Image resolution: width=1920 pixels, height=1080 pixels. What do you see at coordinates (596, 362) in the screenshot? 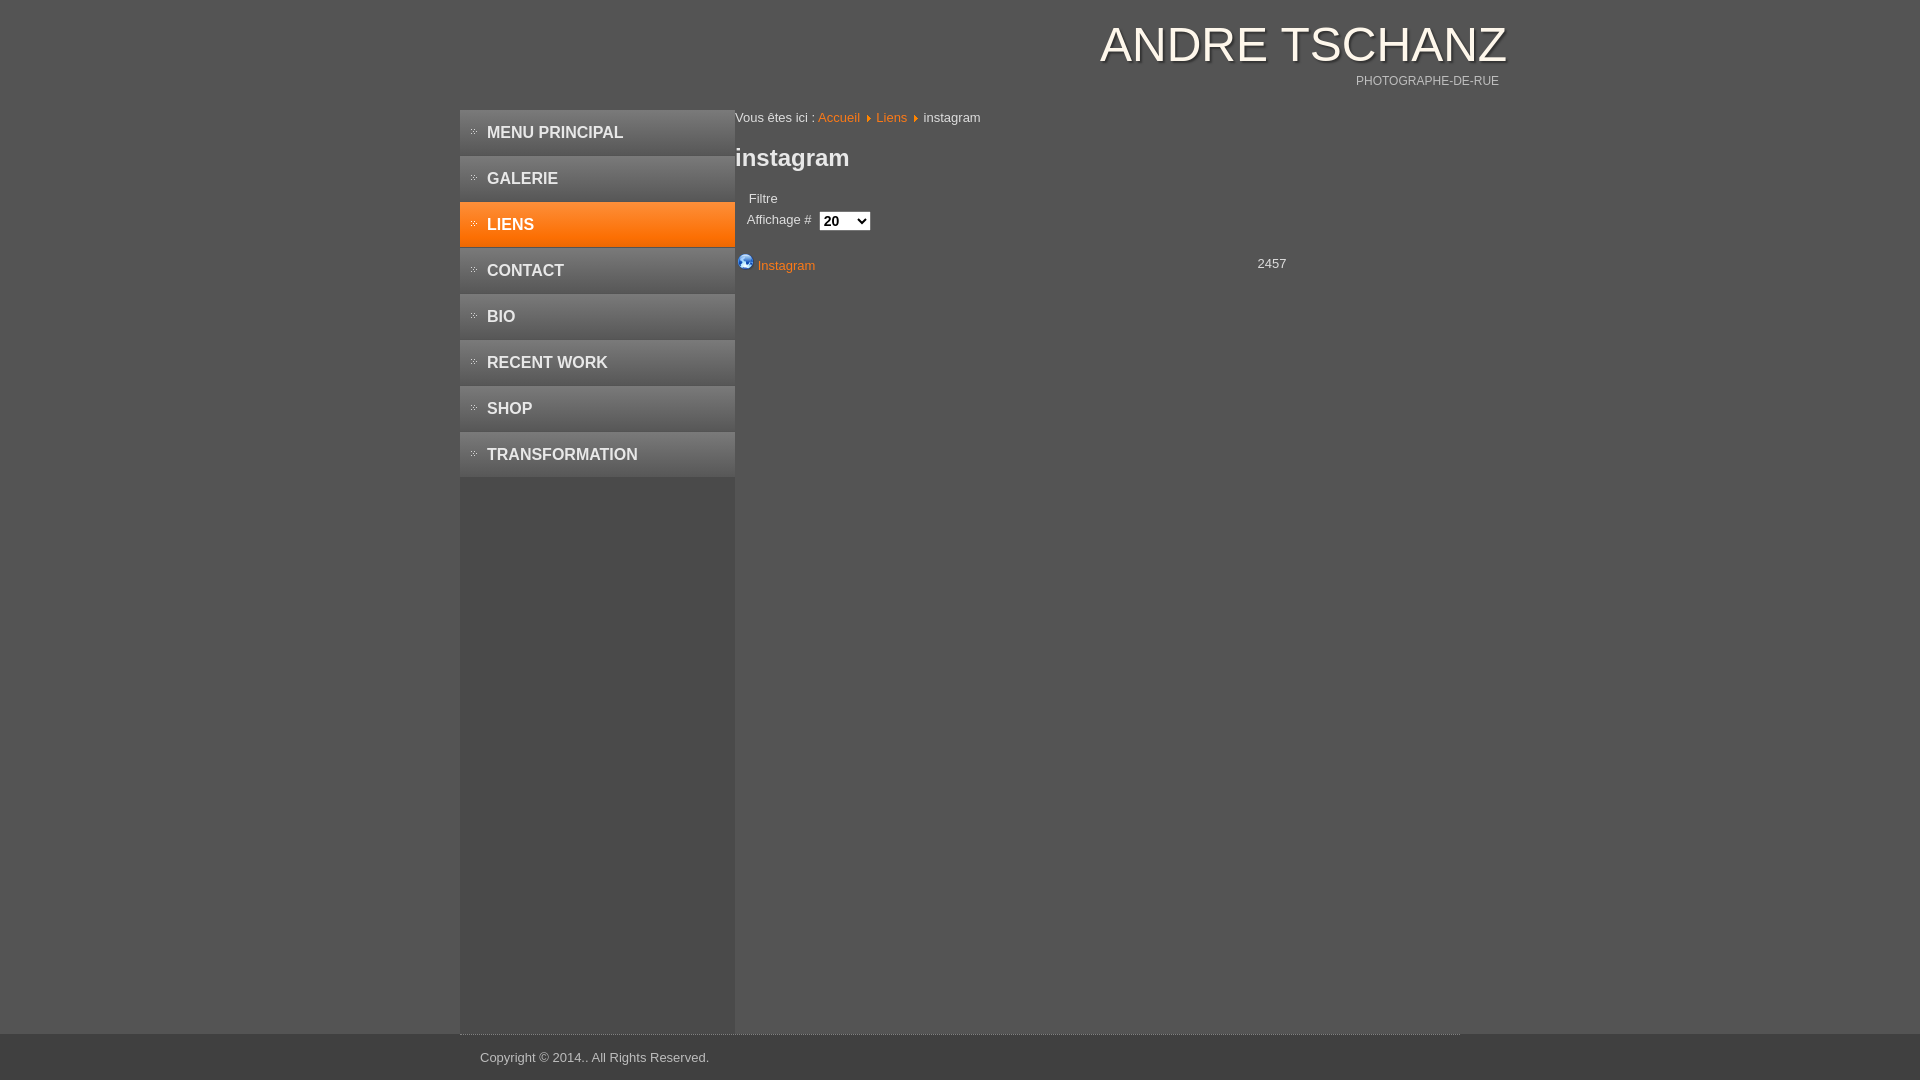
I see `'RECENT WORK'` at bounding box center [596, 362].